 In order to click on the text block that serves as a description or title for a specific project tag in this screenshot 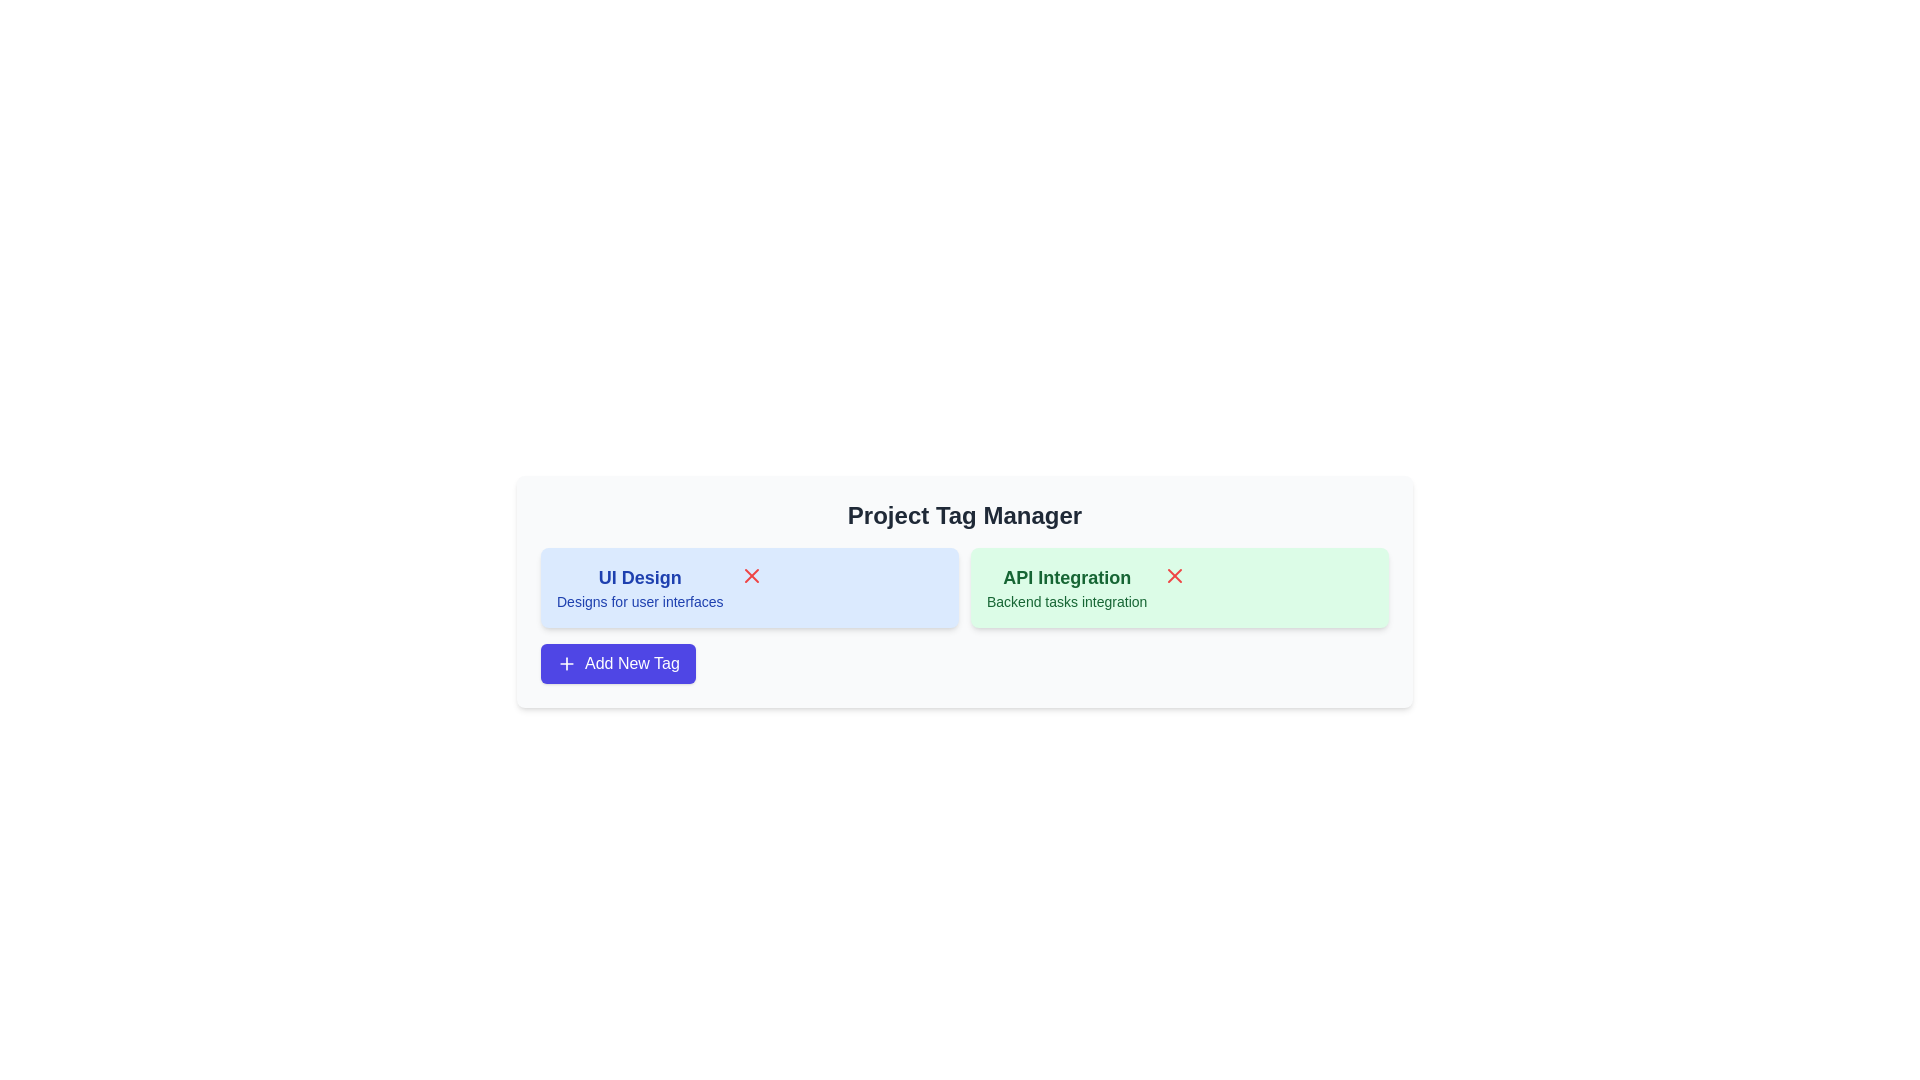, I will do `click(638, 586)`.